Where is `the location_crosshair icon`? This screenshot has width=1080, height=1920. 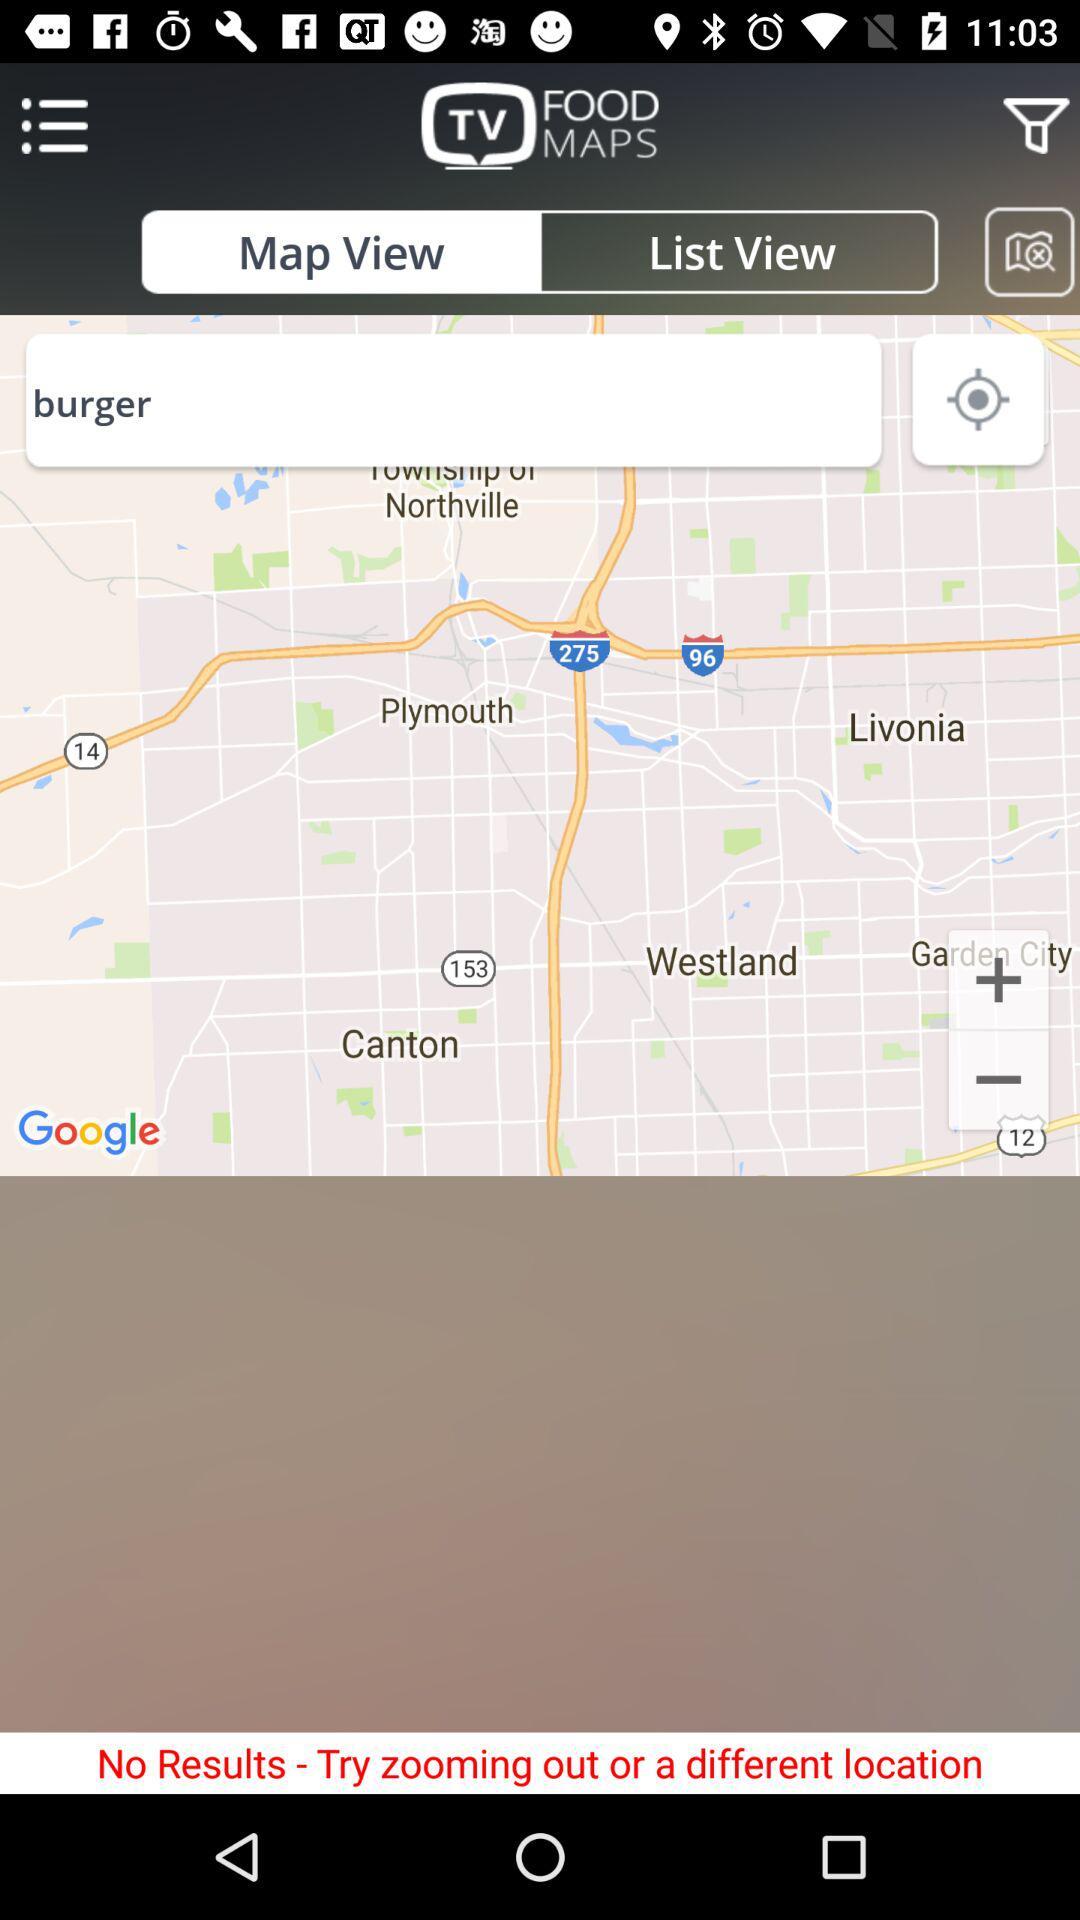
the location_crosshair icon is located at coordinates (998, 396).